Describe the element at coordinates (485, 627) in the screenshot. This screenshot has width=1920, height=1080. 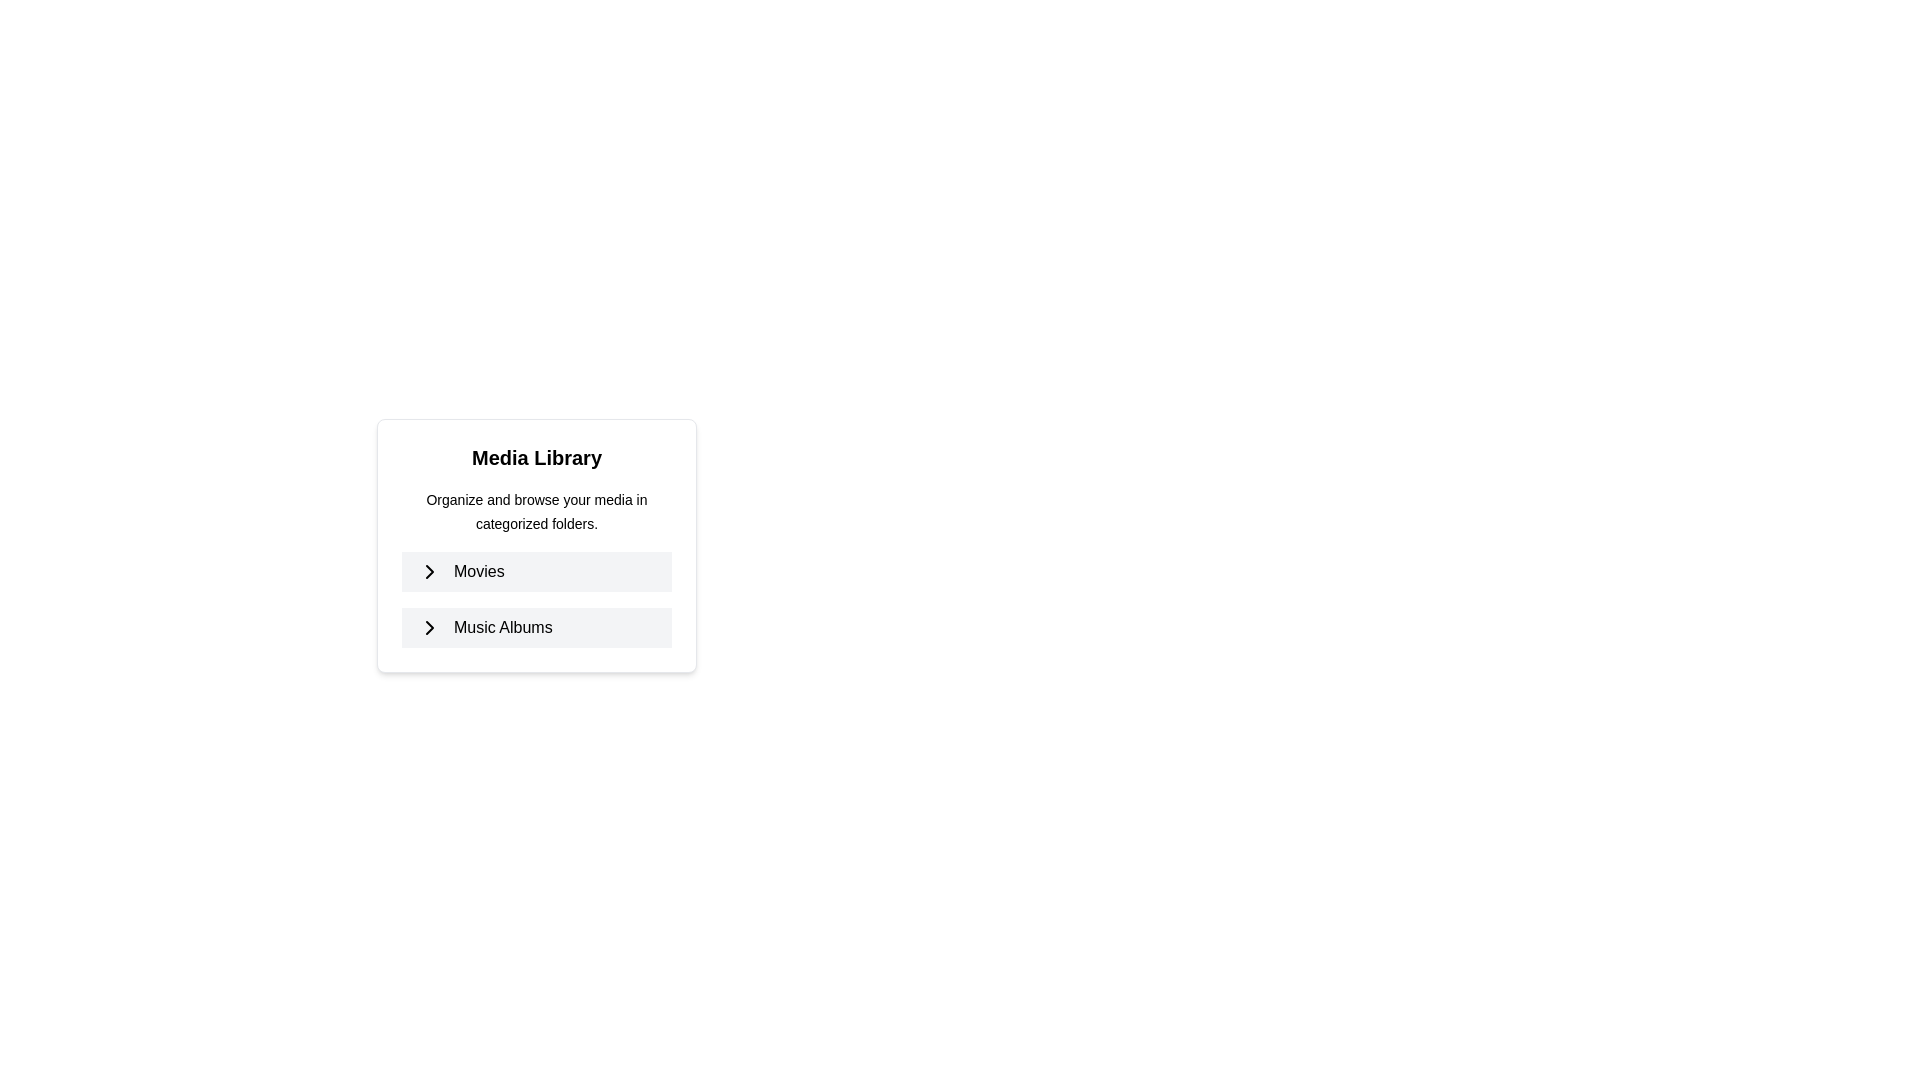
I see `the 'Music Albums' text label located as the second item in the 'Media Library' section` at that location.